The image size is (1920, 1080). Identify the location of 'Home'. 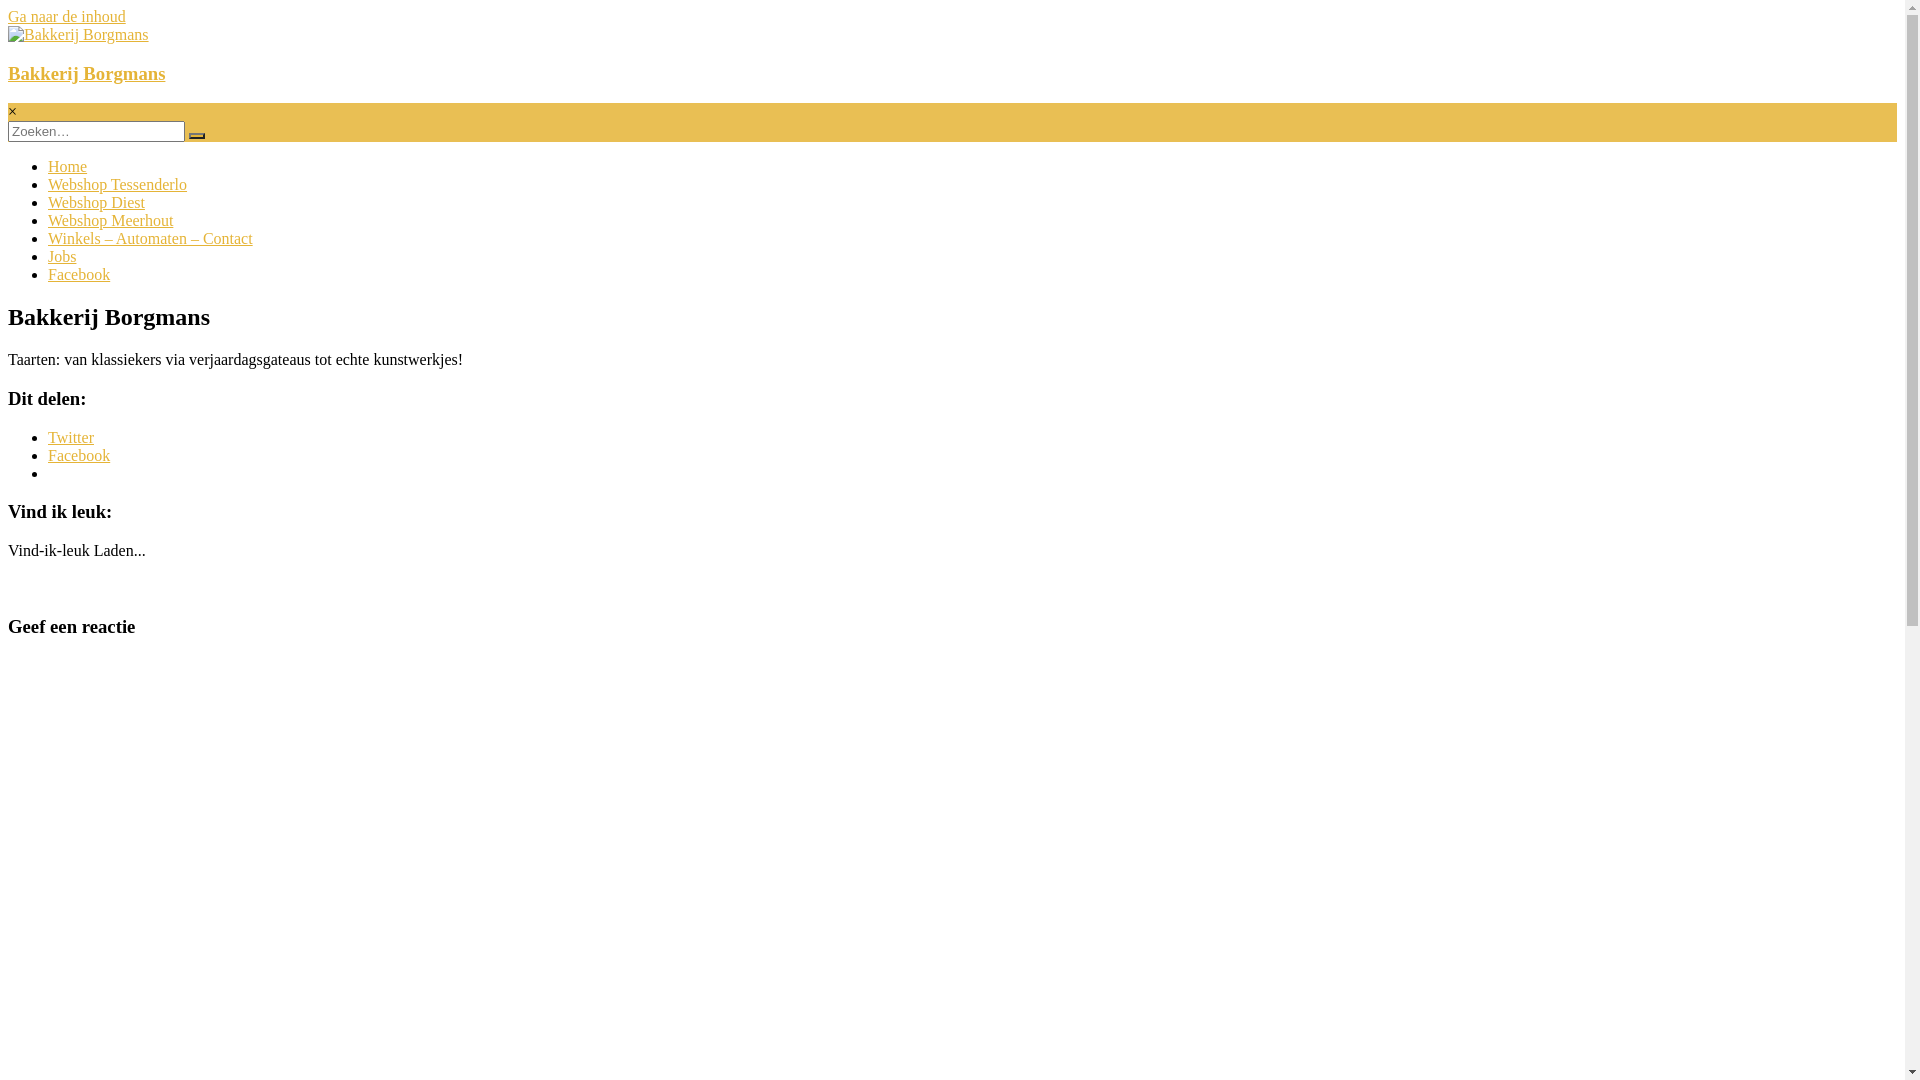
(67, 165).